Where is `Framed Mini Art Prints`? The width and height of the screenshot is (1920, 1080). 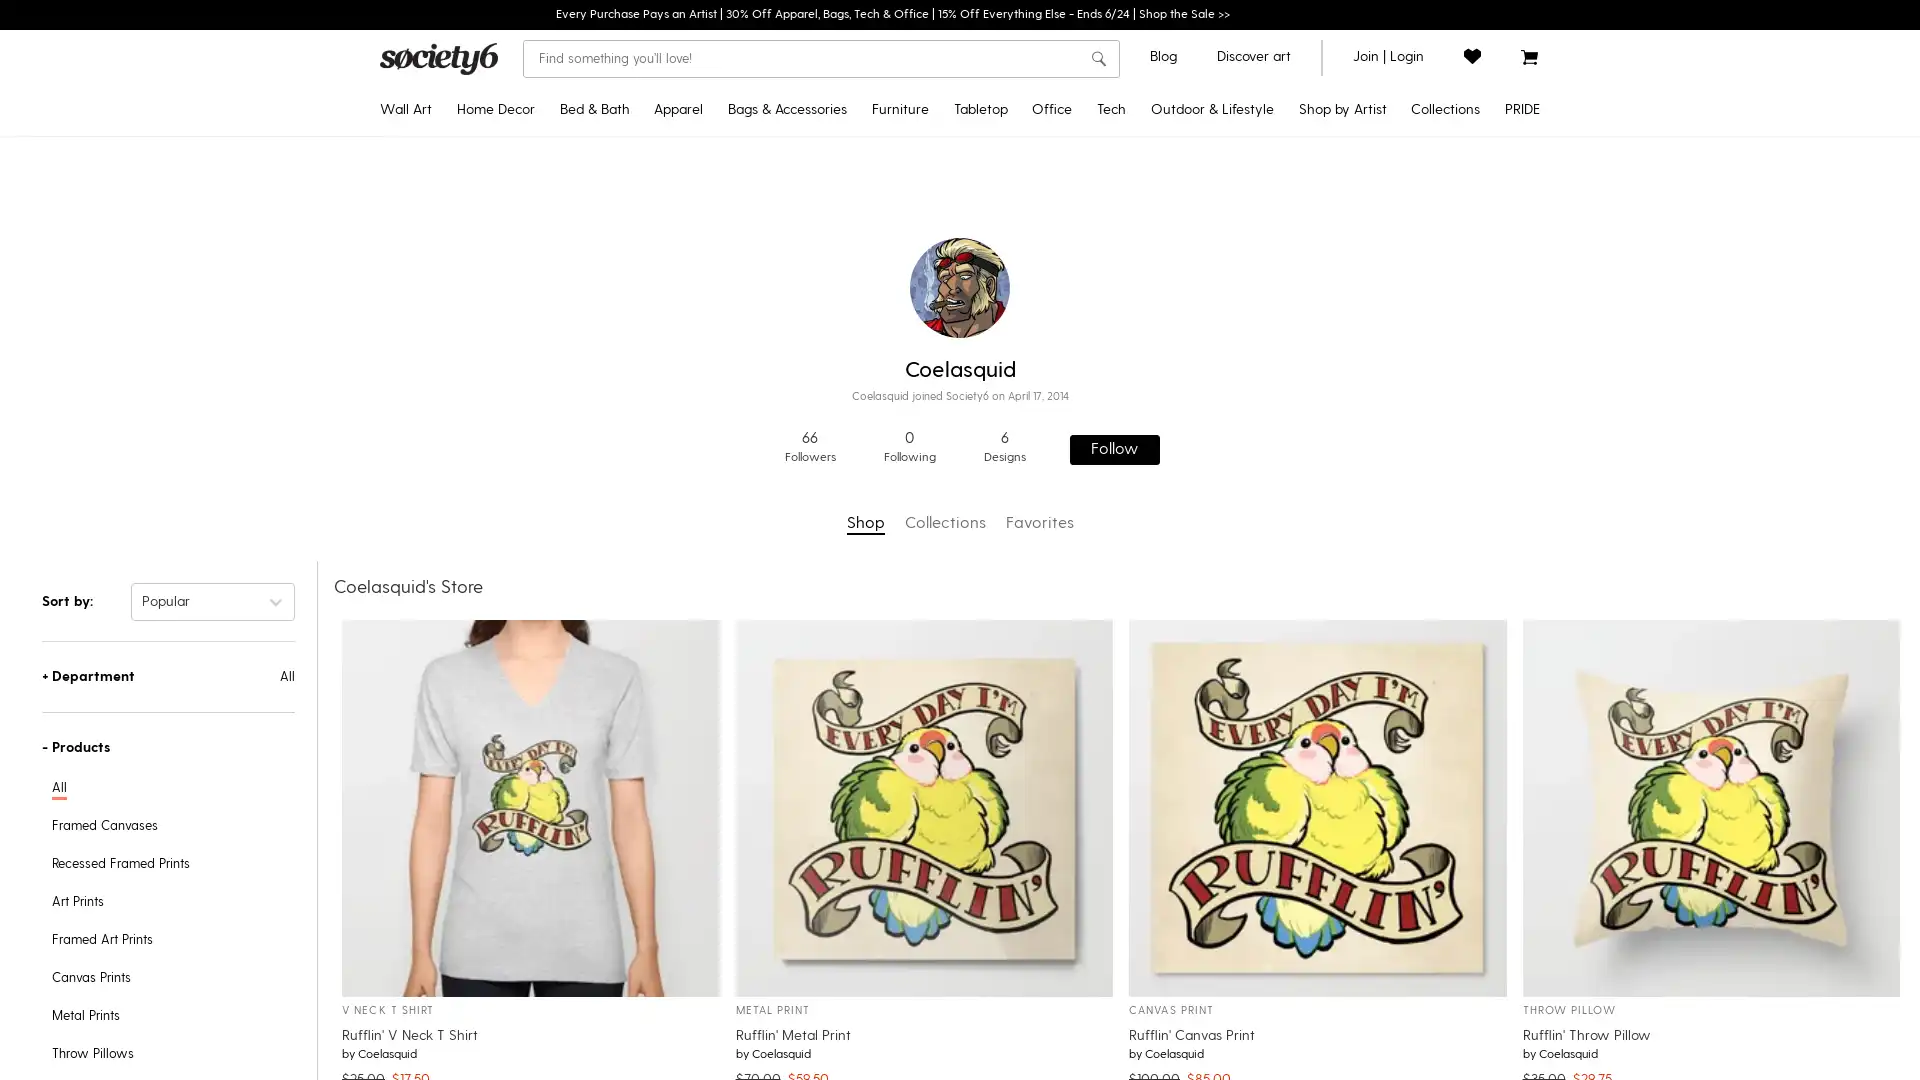 Framed Mini Art Prints is located at coordinates (470, 547).